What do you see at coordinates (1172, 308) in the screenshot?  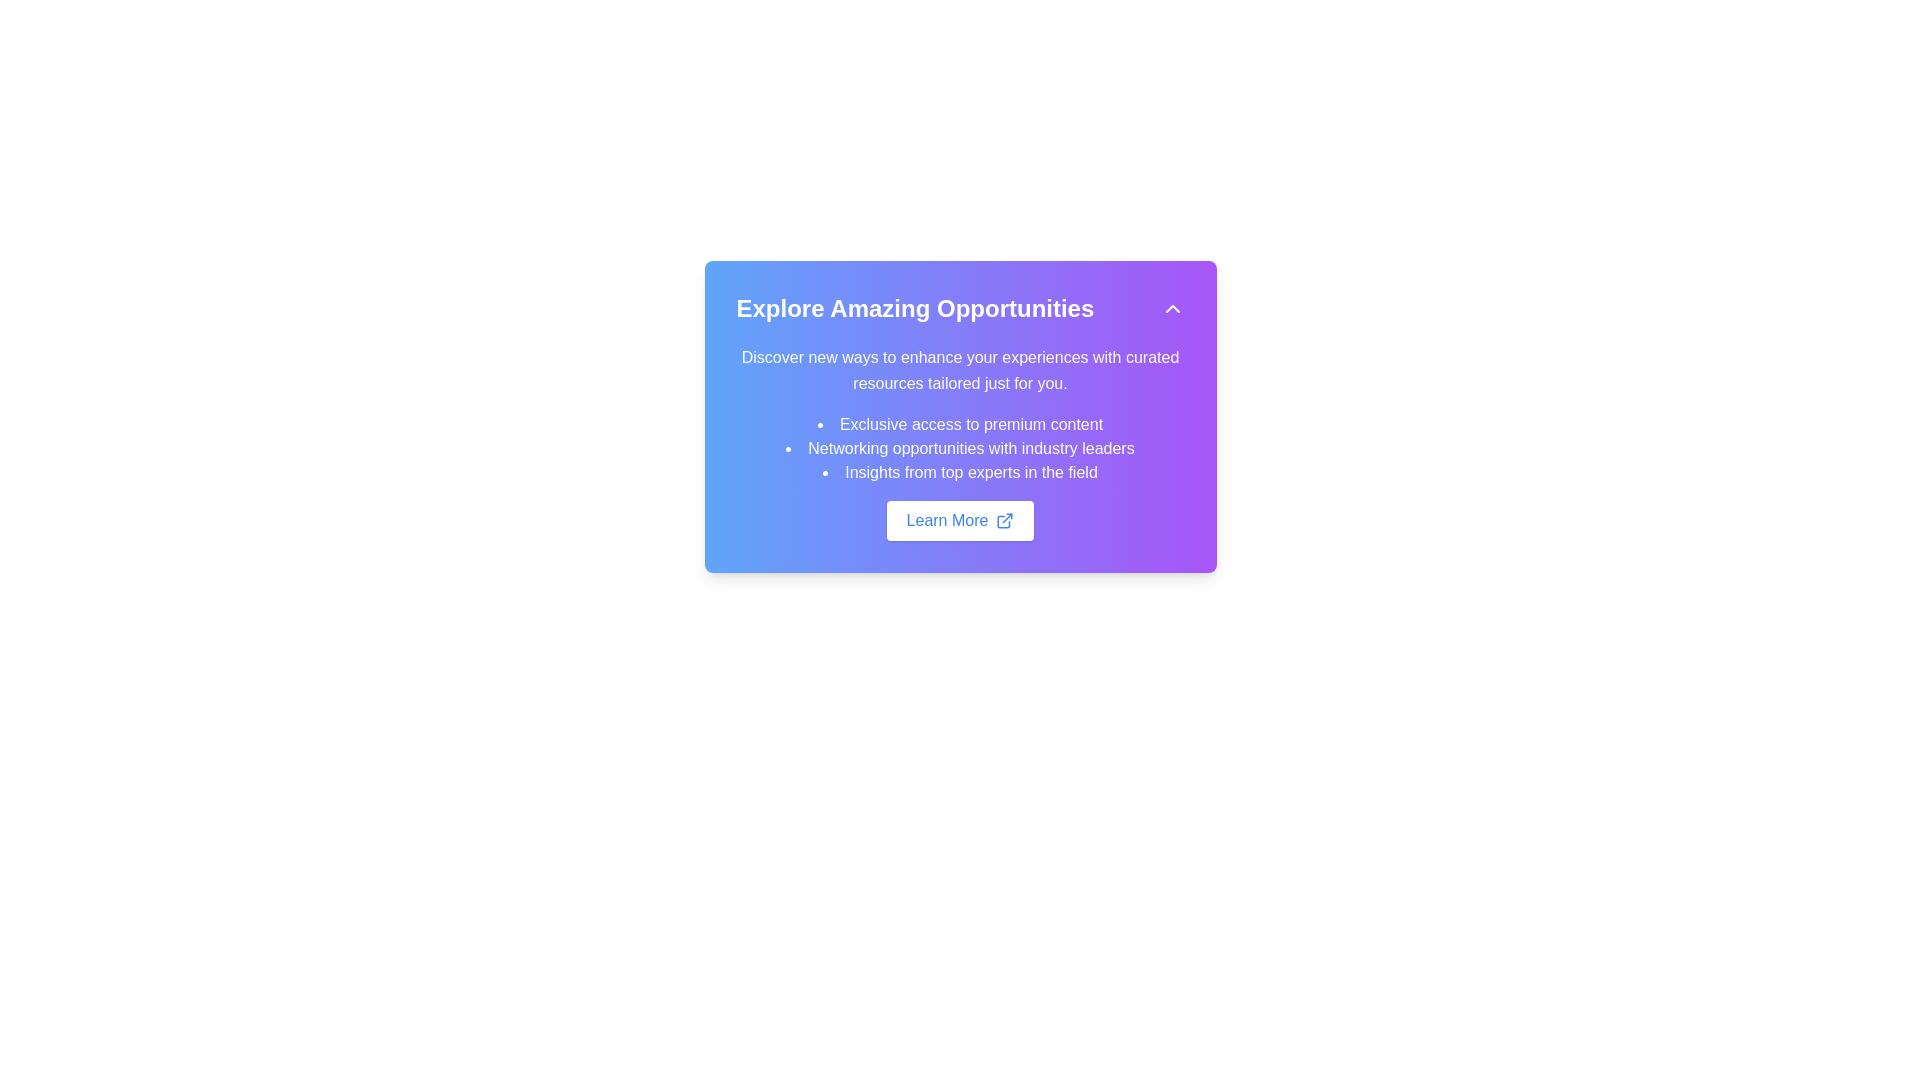 I see `the button located at the top-right corner of the panel titled 'Explore Amazing Opportunities'` at bounding box center [1172, 308].